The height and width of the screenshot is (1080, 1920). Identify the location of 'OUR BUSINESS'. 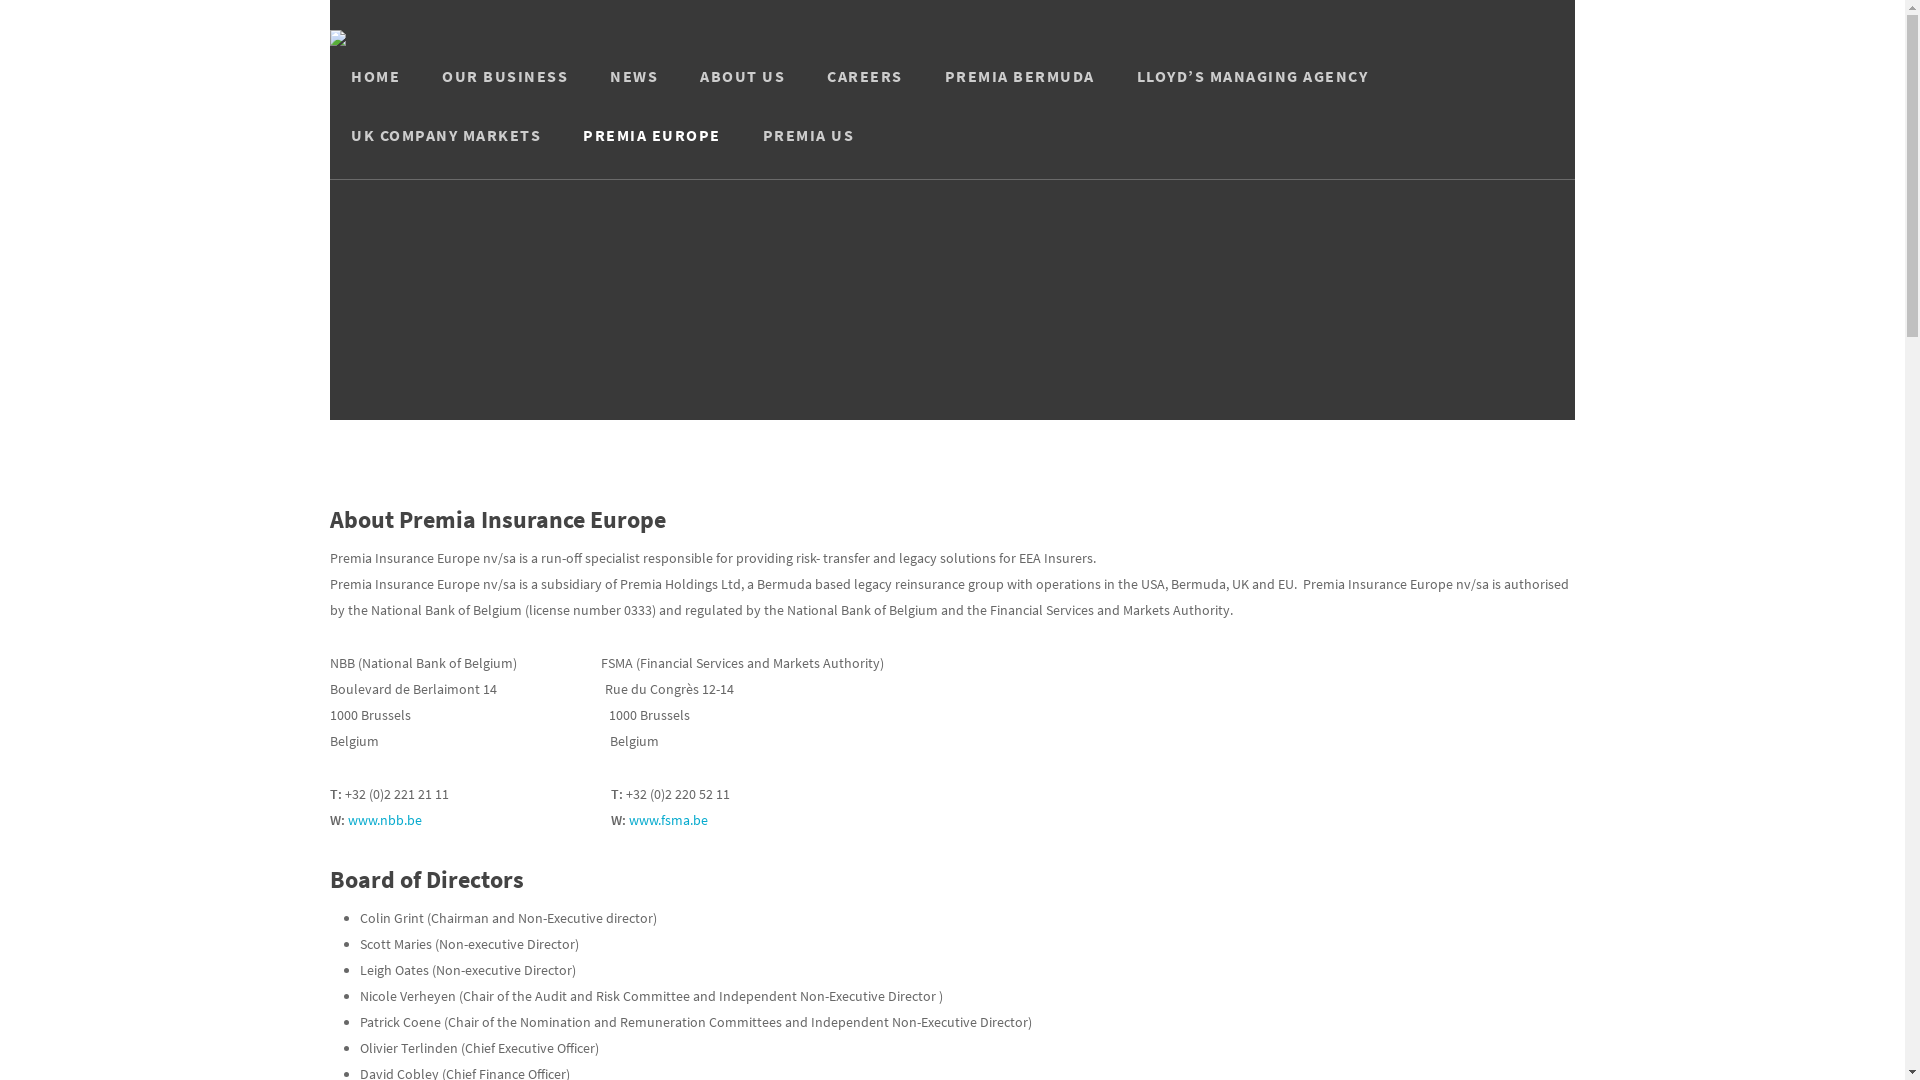
(421, 91).